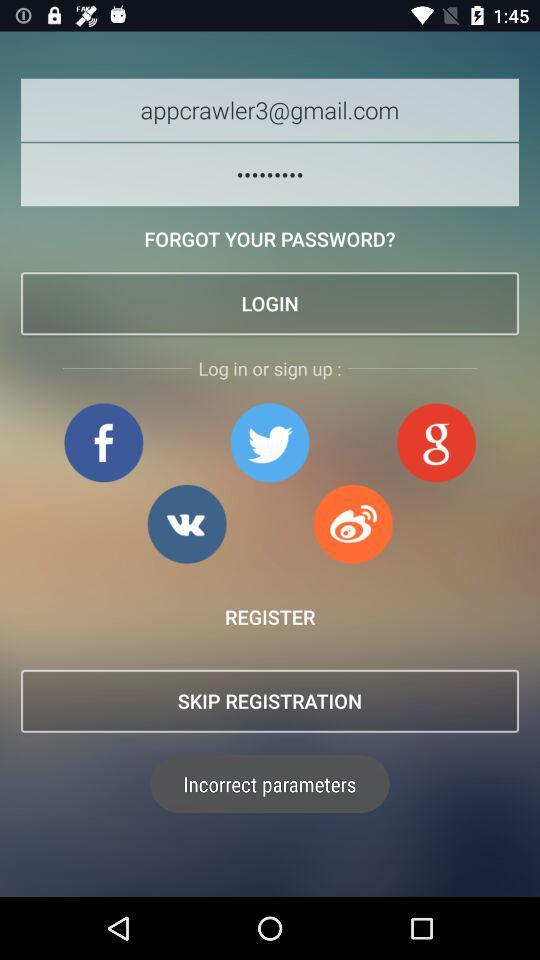 The image size is (540, 960). Describe the element at coordinates (103, 442) in the screenshot. I see `the facebook icon` at that location.